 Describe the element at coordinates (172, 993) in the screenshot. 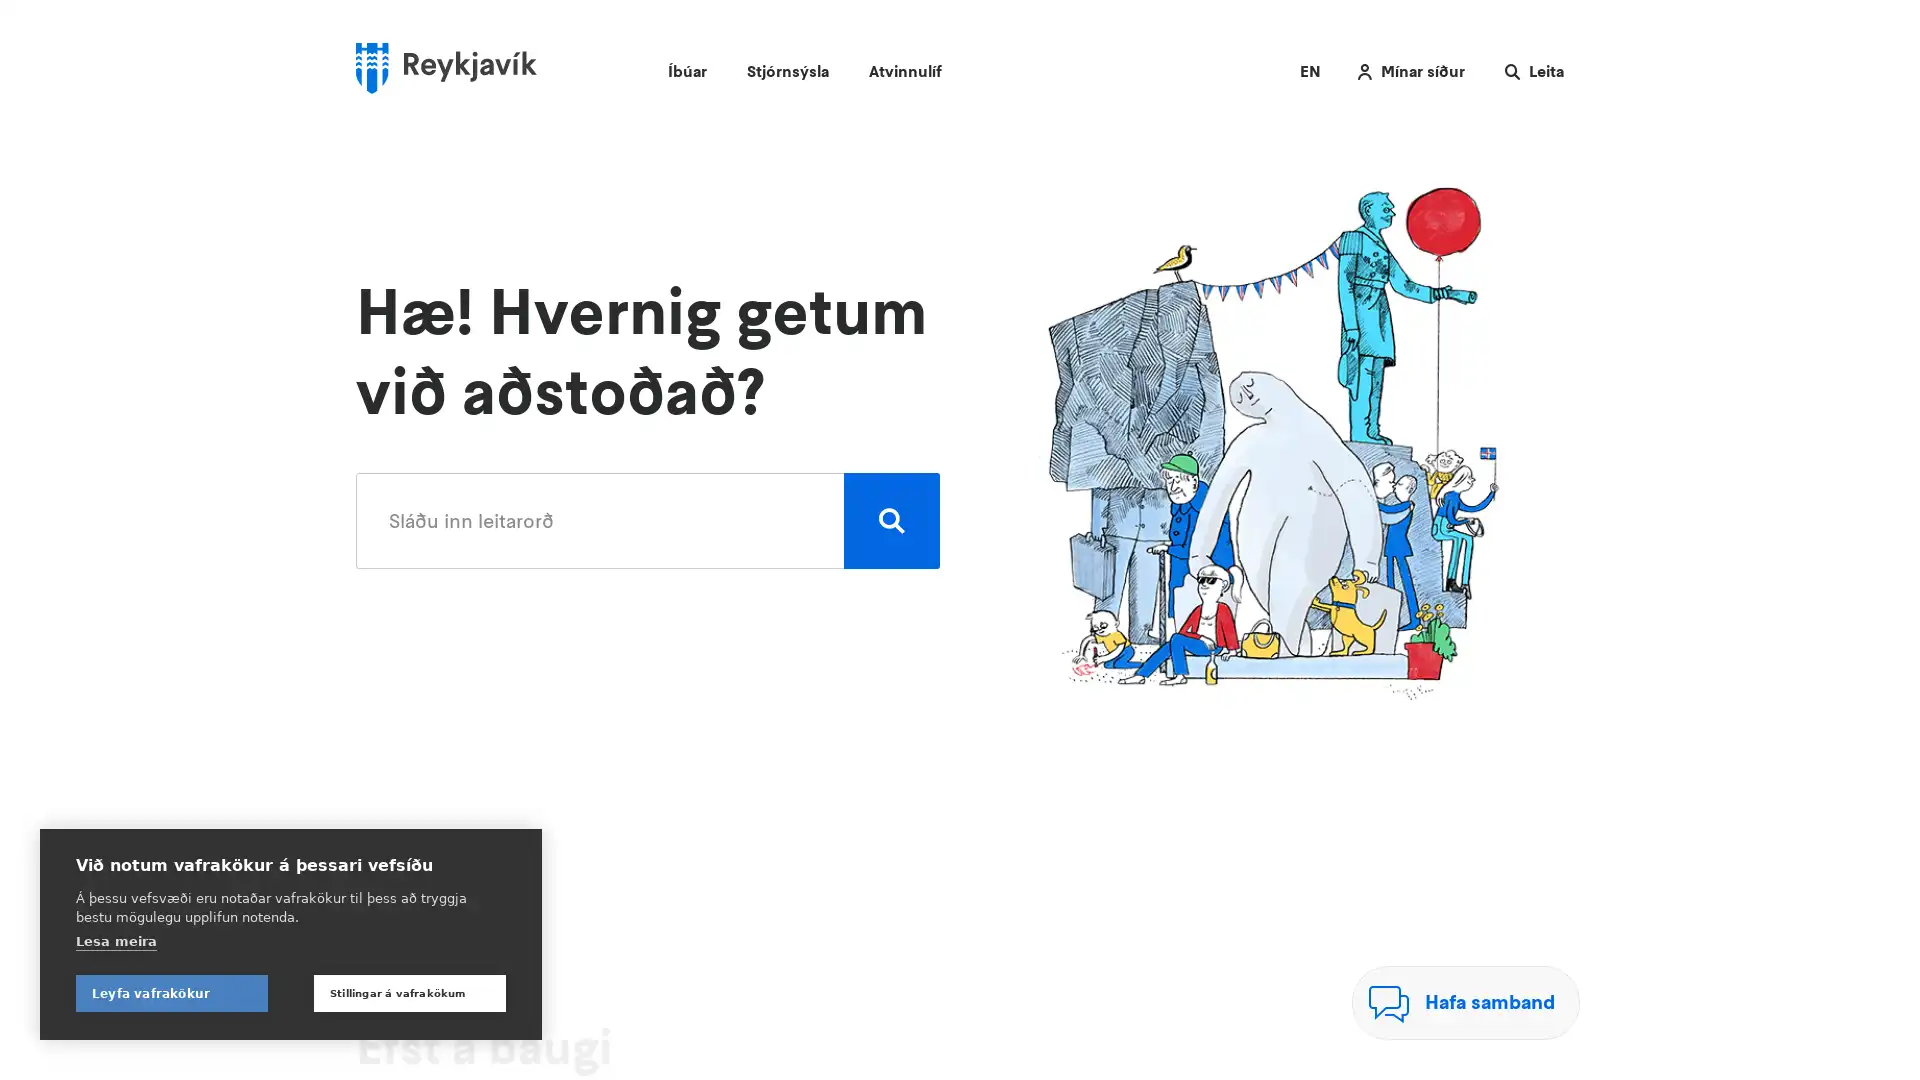

I see `Leyfa vafrakokur` at that location.